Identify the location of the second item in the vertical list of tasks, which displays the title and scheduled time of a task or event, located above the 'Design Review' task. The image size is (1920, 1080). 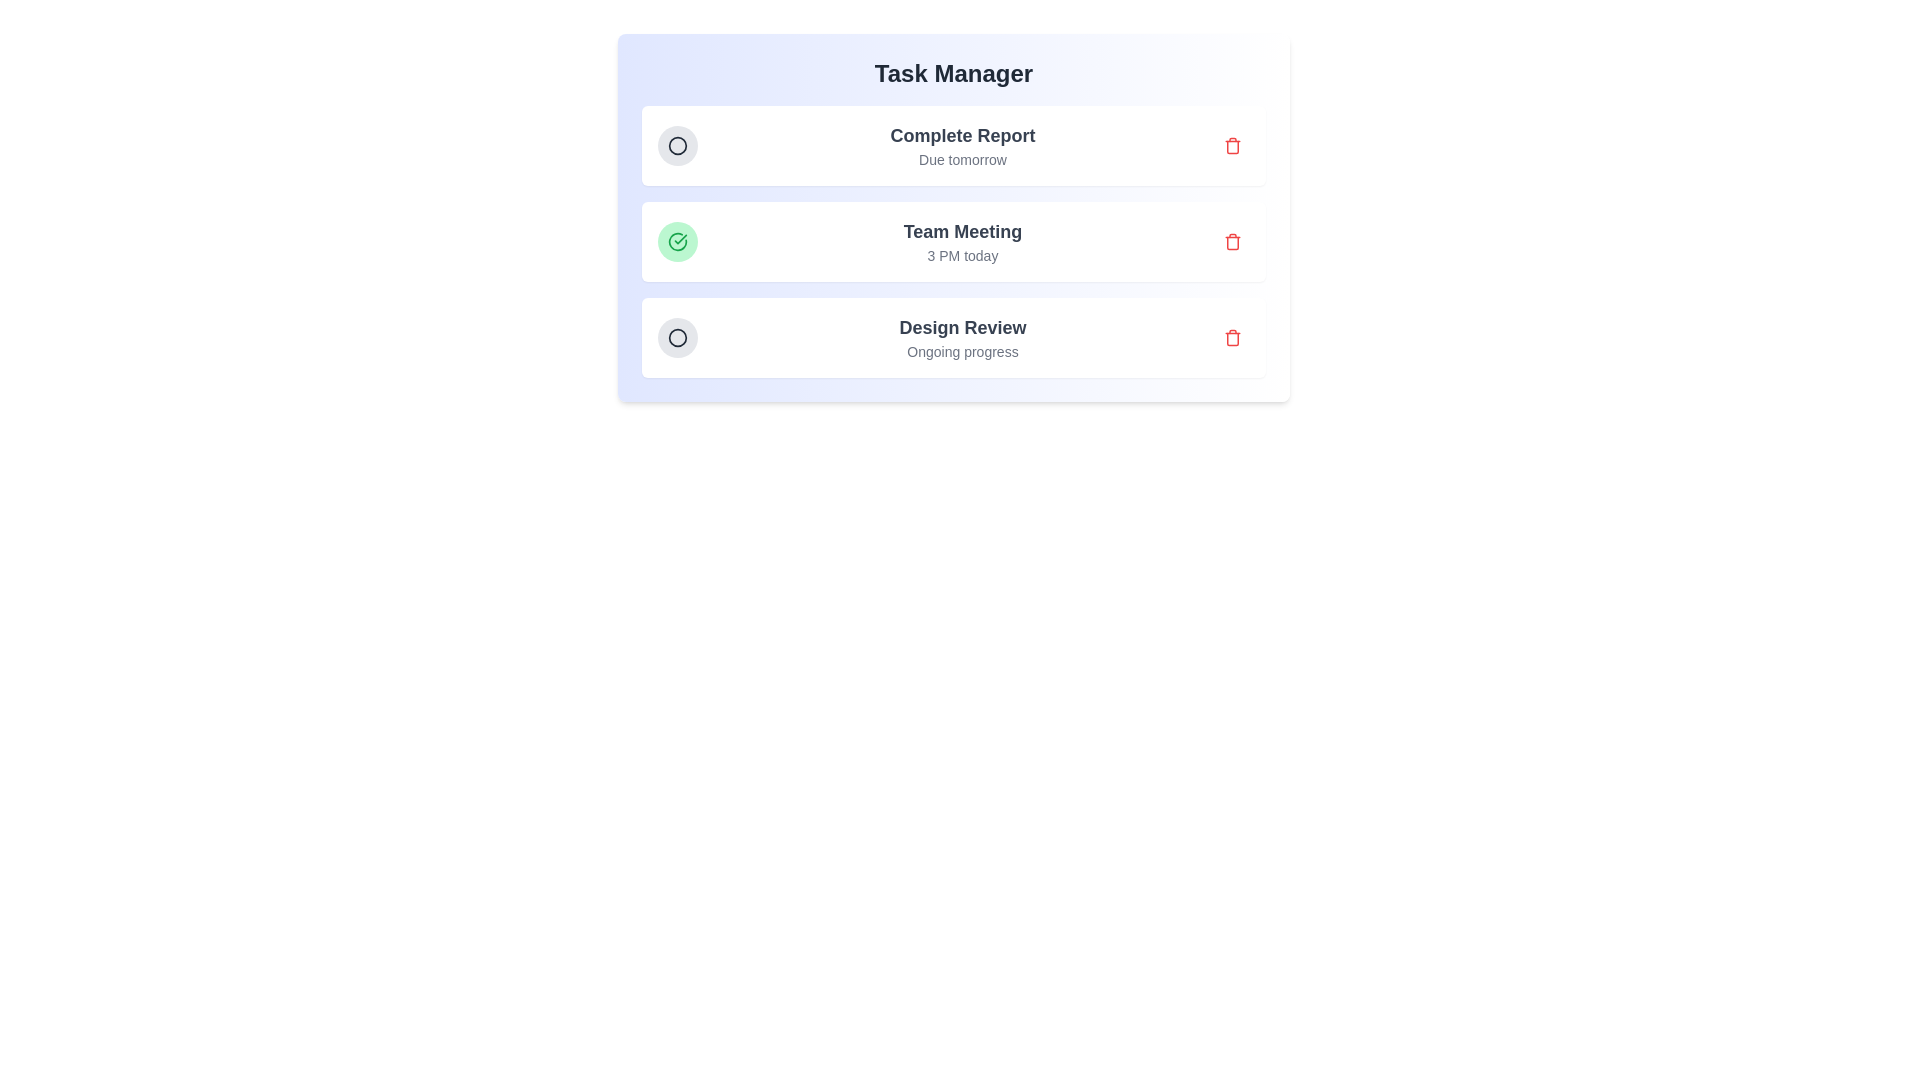
(963, 241).